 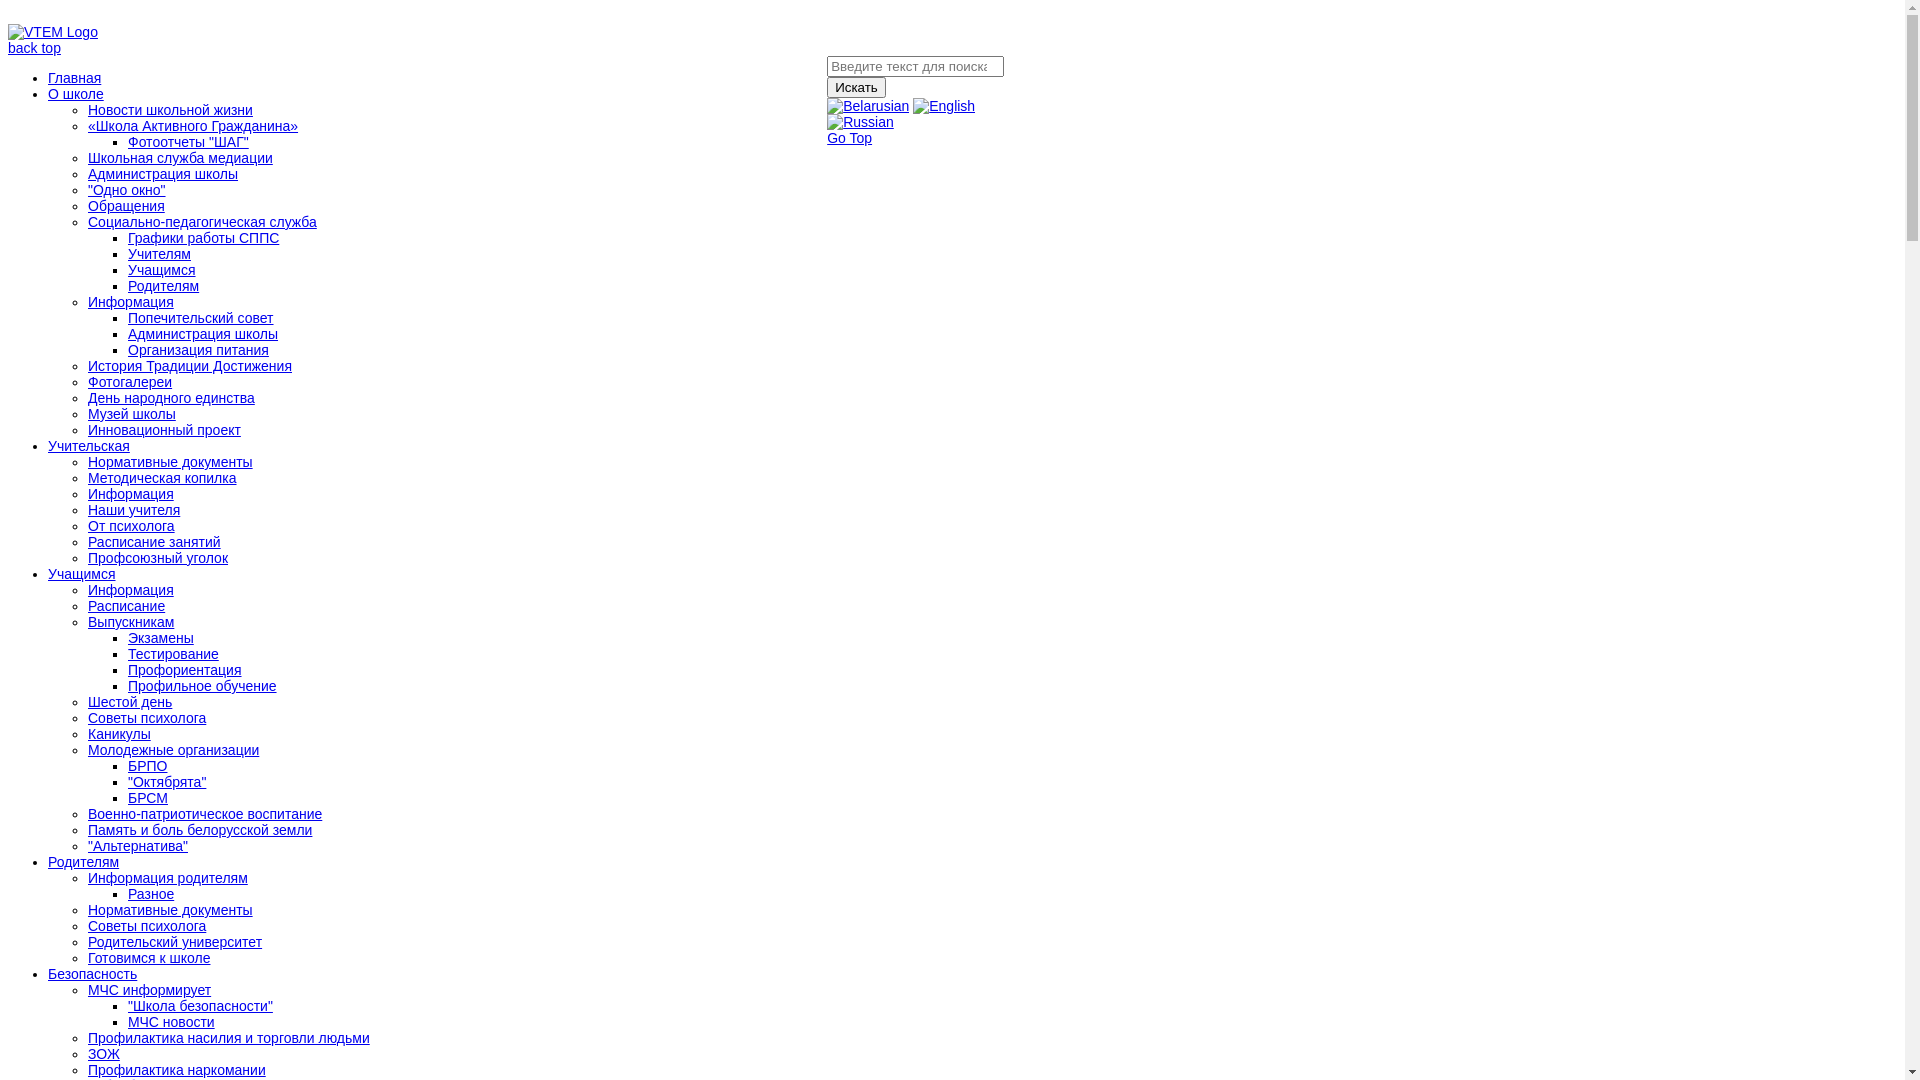 I want to click on 'English', so click(x=943, y=105).